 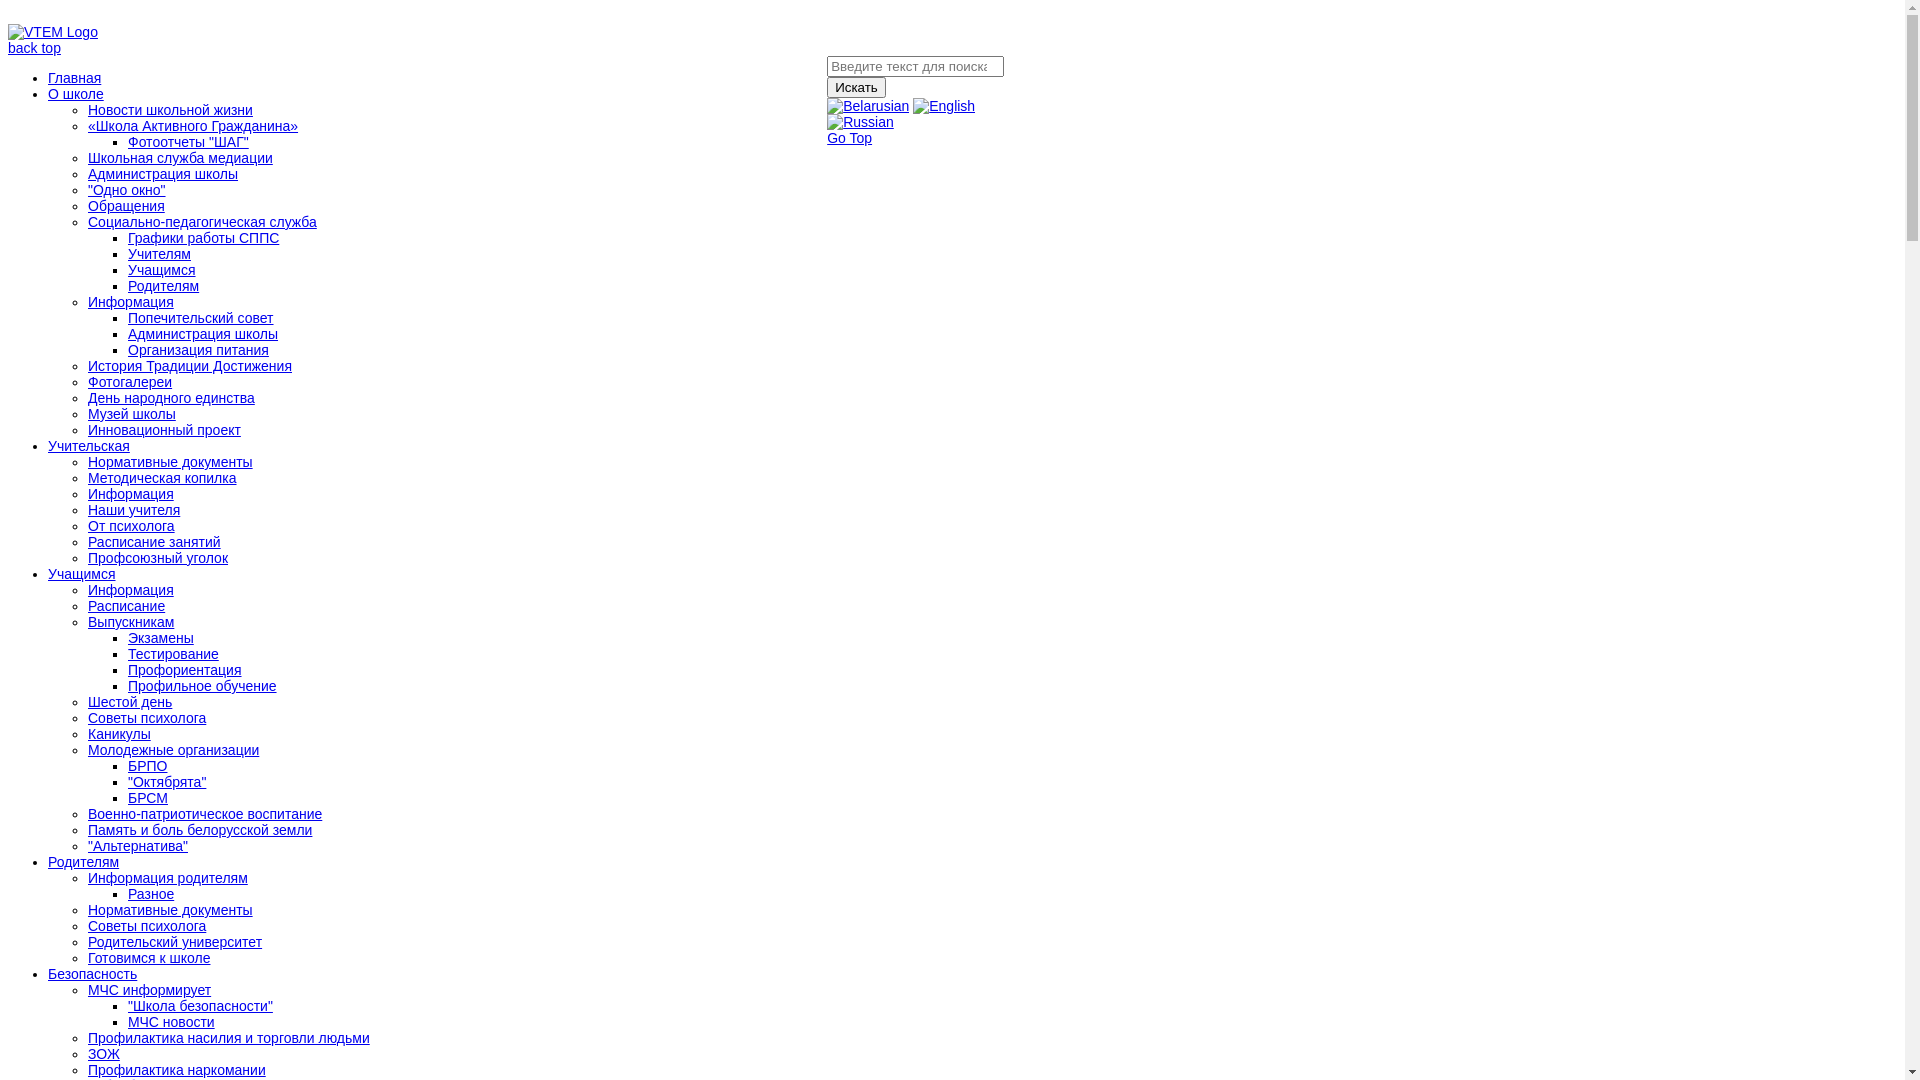 I want to click on 'English', so click(x=943, y=105).